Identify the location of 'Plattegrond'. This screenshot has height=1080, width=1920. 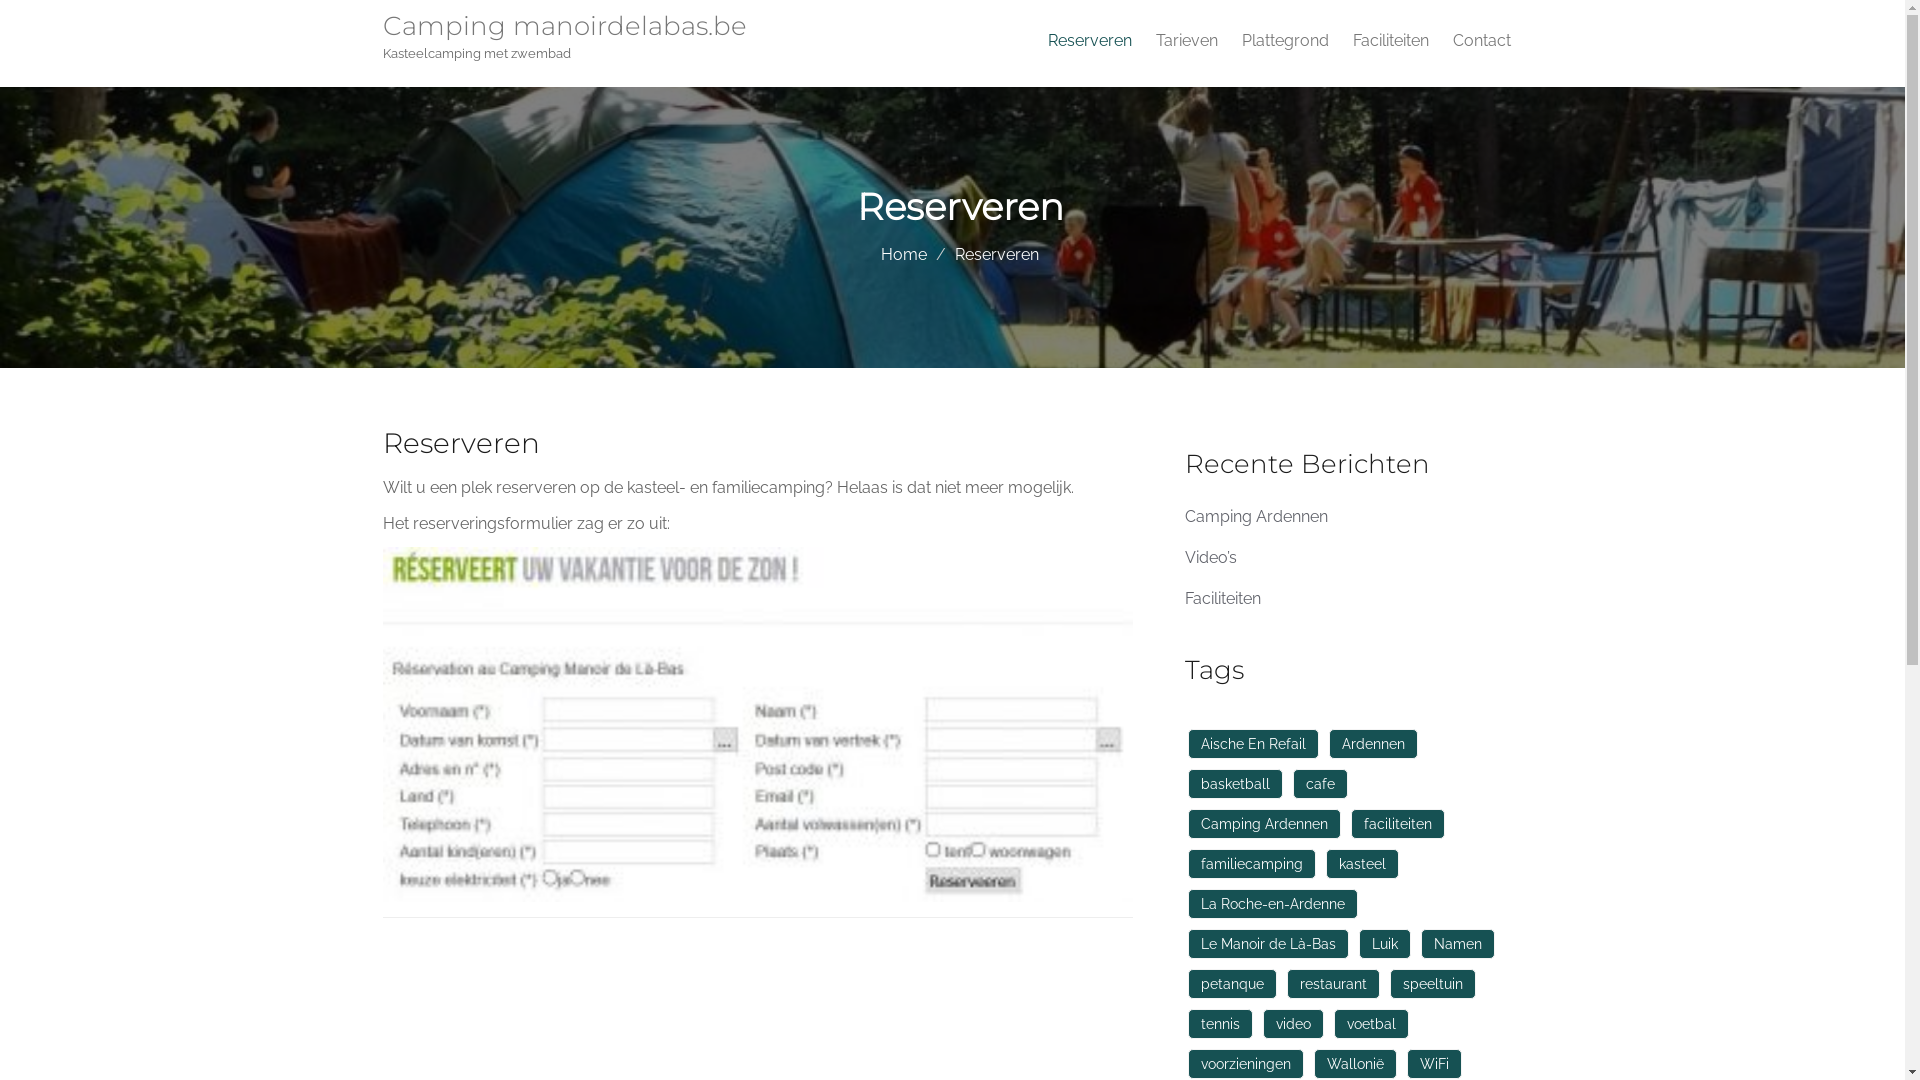
(1285, 41).